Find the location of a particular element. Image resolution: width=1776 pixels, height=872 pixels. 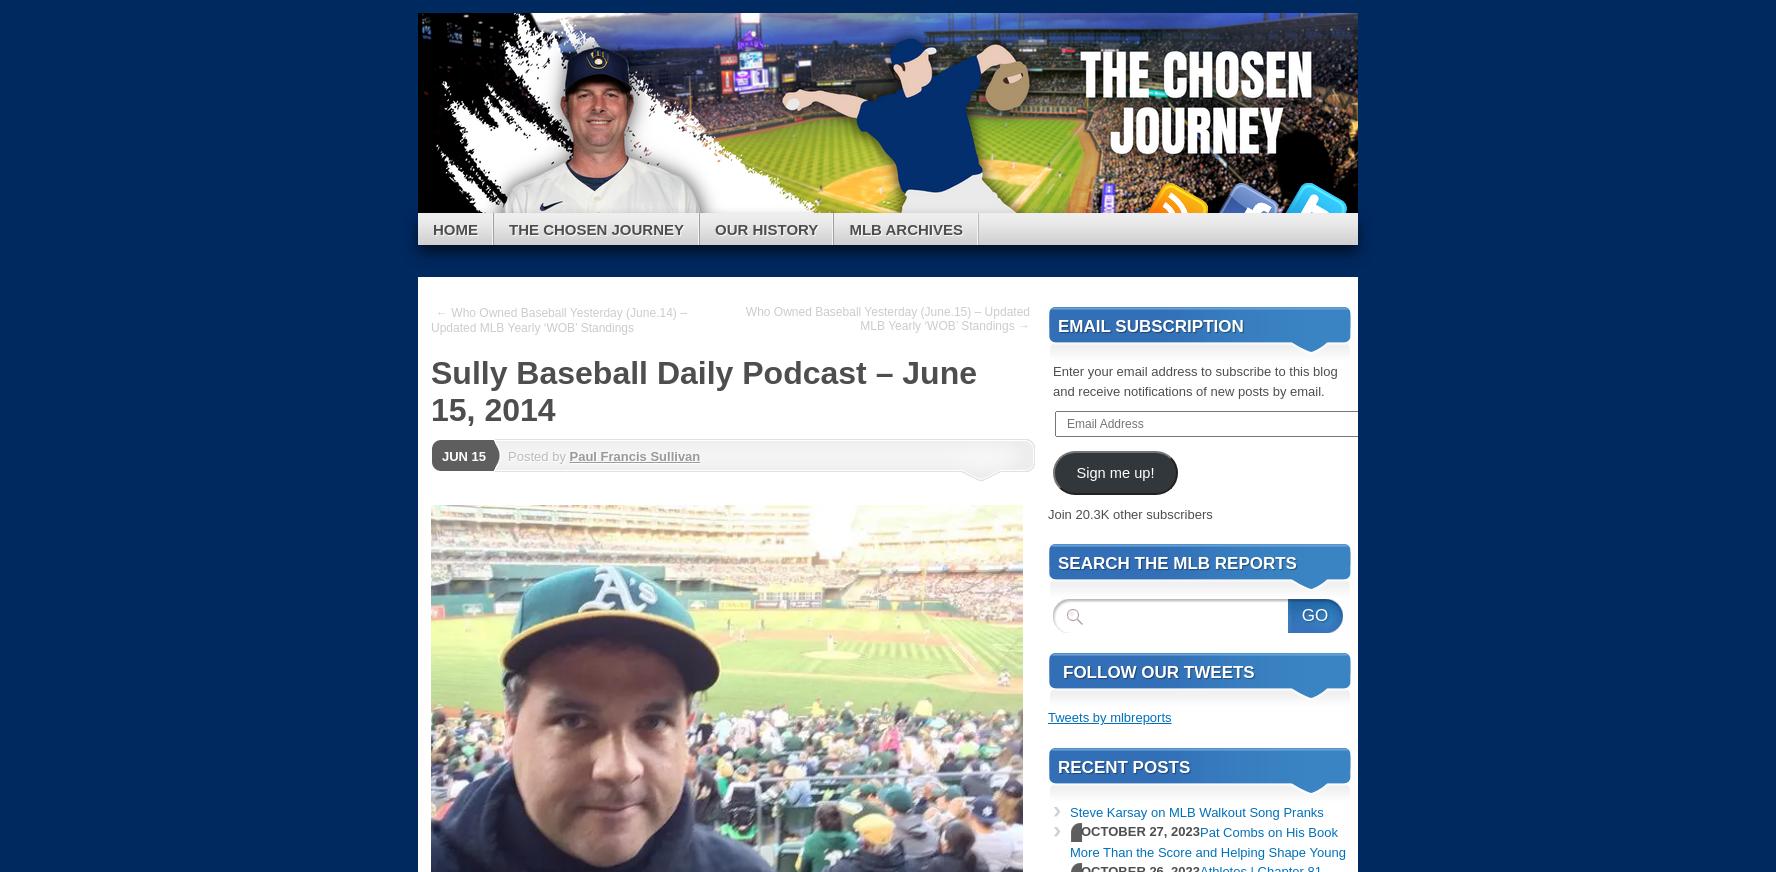

'Paul Francis Sullivan' is located at coordinates (633, 454).